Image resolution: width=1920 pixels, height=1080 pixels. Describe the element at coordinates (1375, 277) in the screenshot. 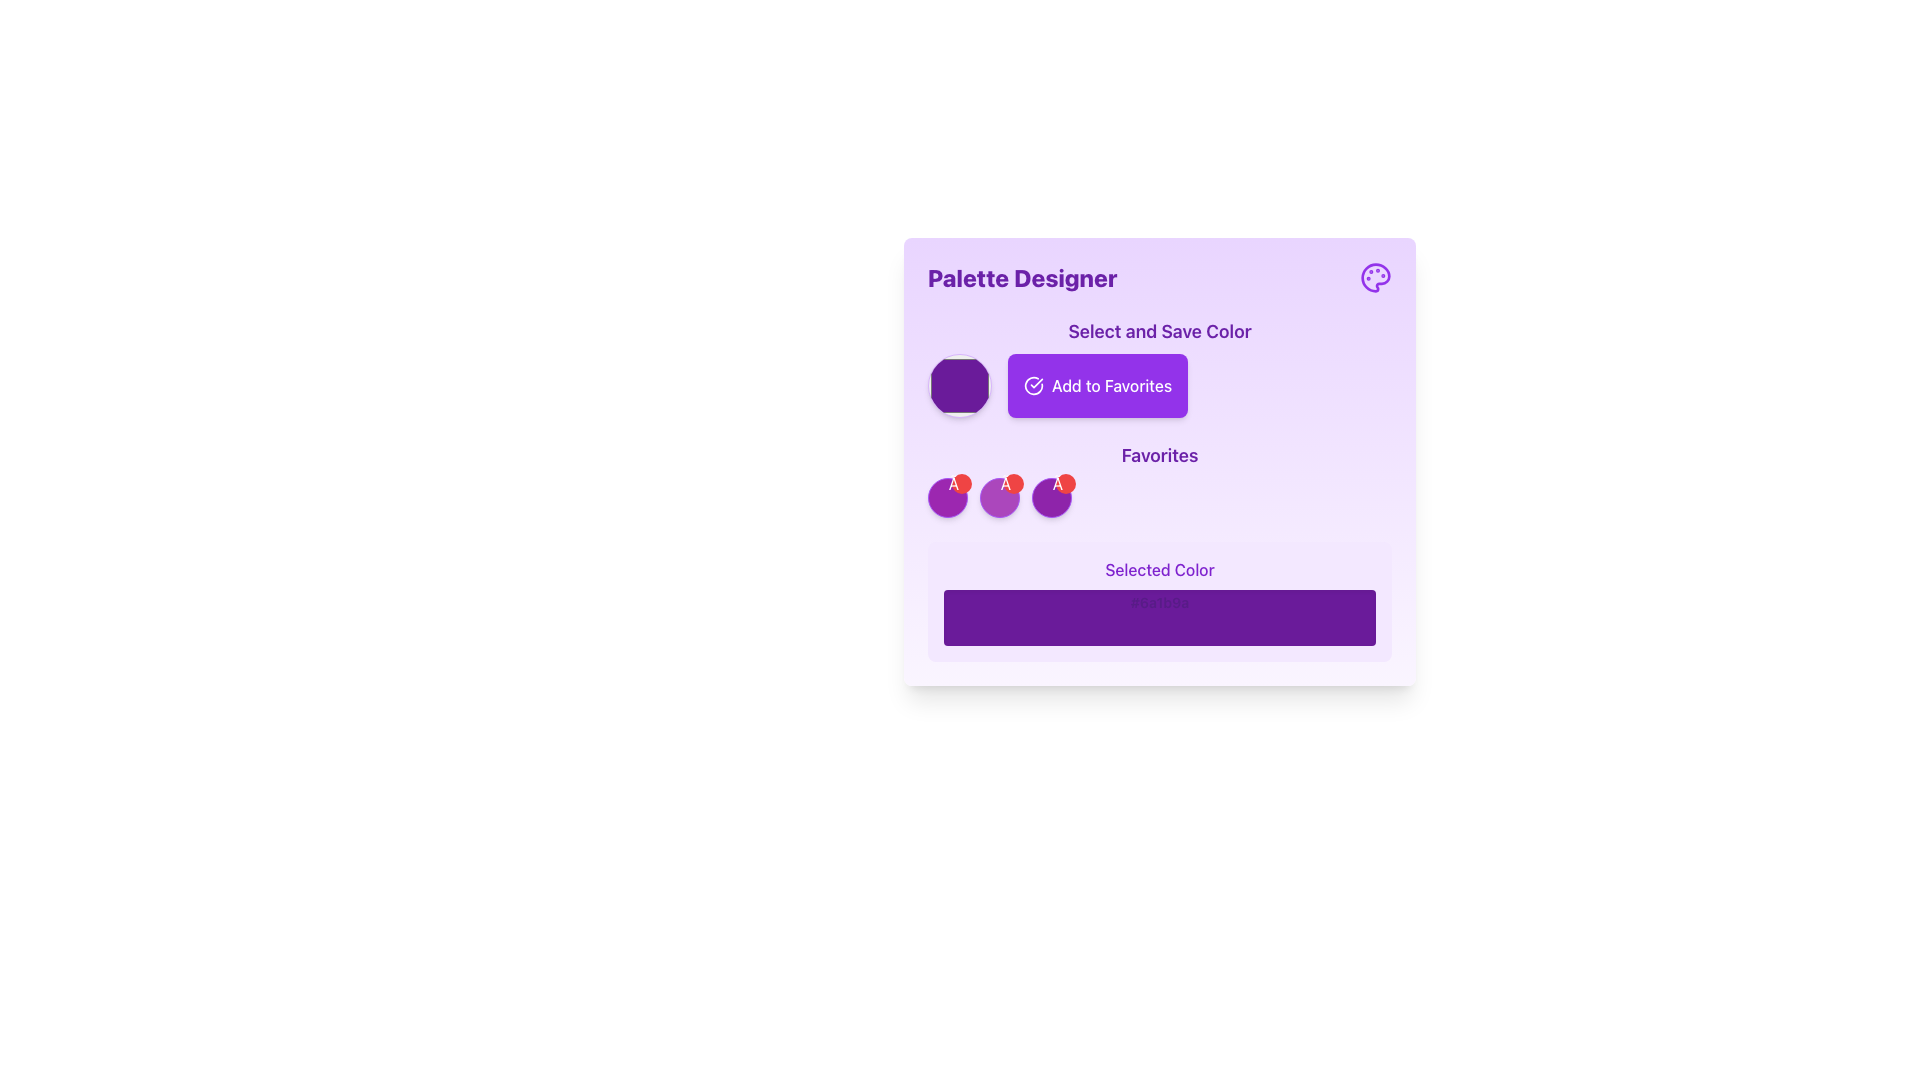

I see `the central area of the painter's palette icon, which is styled in solid purple and located at the top-right corner of the interactive area` at that location.